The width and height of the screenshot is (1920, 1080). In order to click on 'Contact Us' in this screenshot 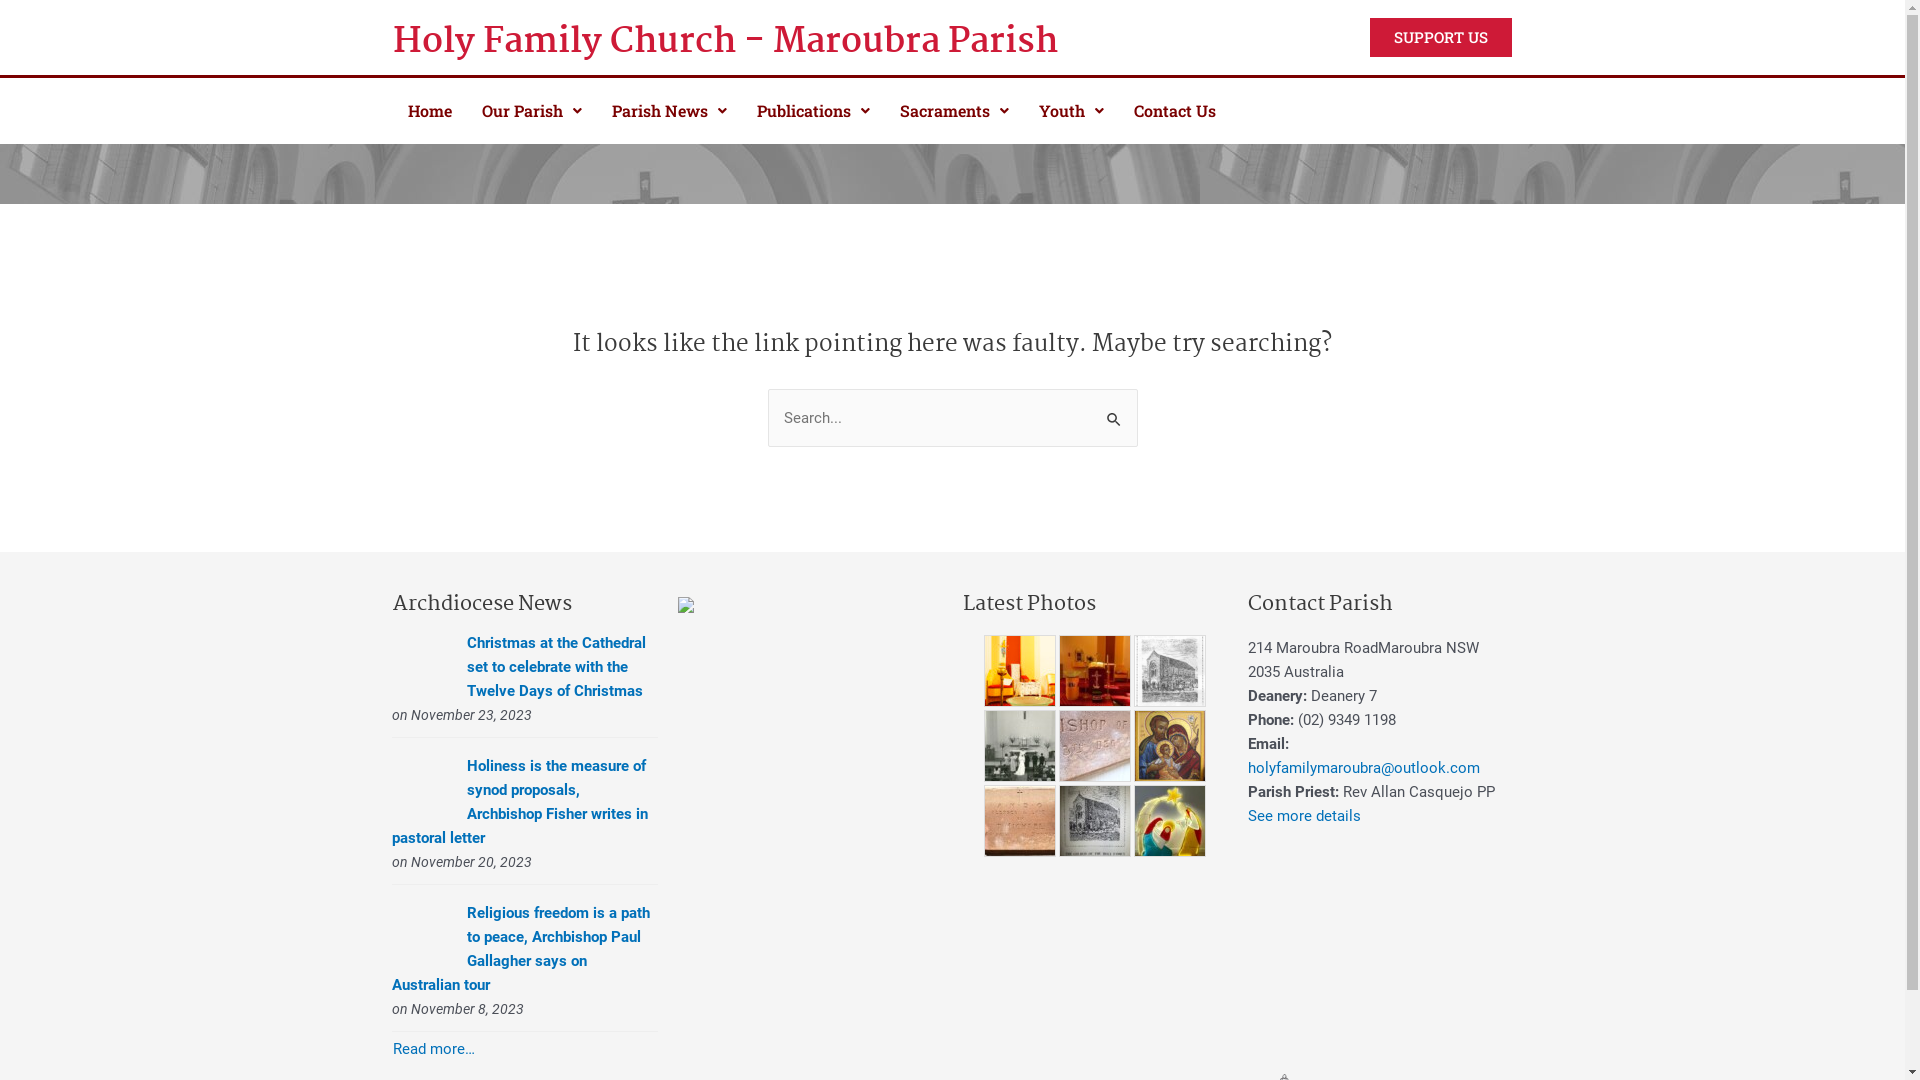, I will do `click(1174, 111)`.